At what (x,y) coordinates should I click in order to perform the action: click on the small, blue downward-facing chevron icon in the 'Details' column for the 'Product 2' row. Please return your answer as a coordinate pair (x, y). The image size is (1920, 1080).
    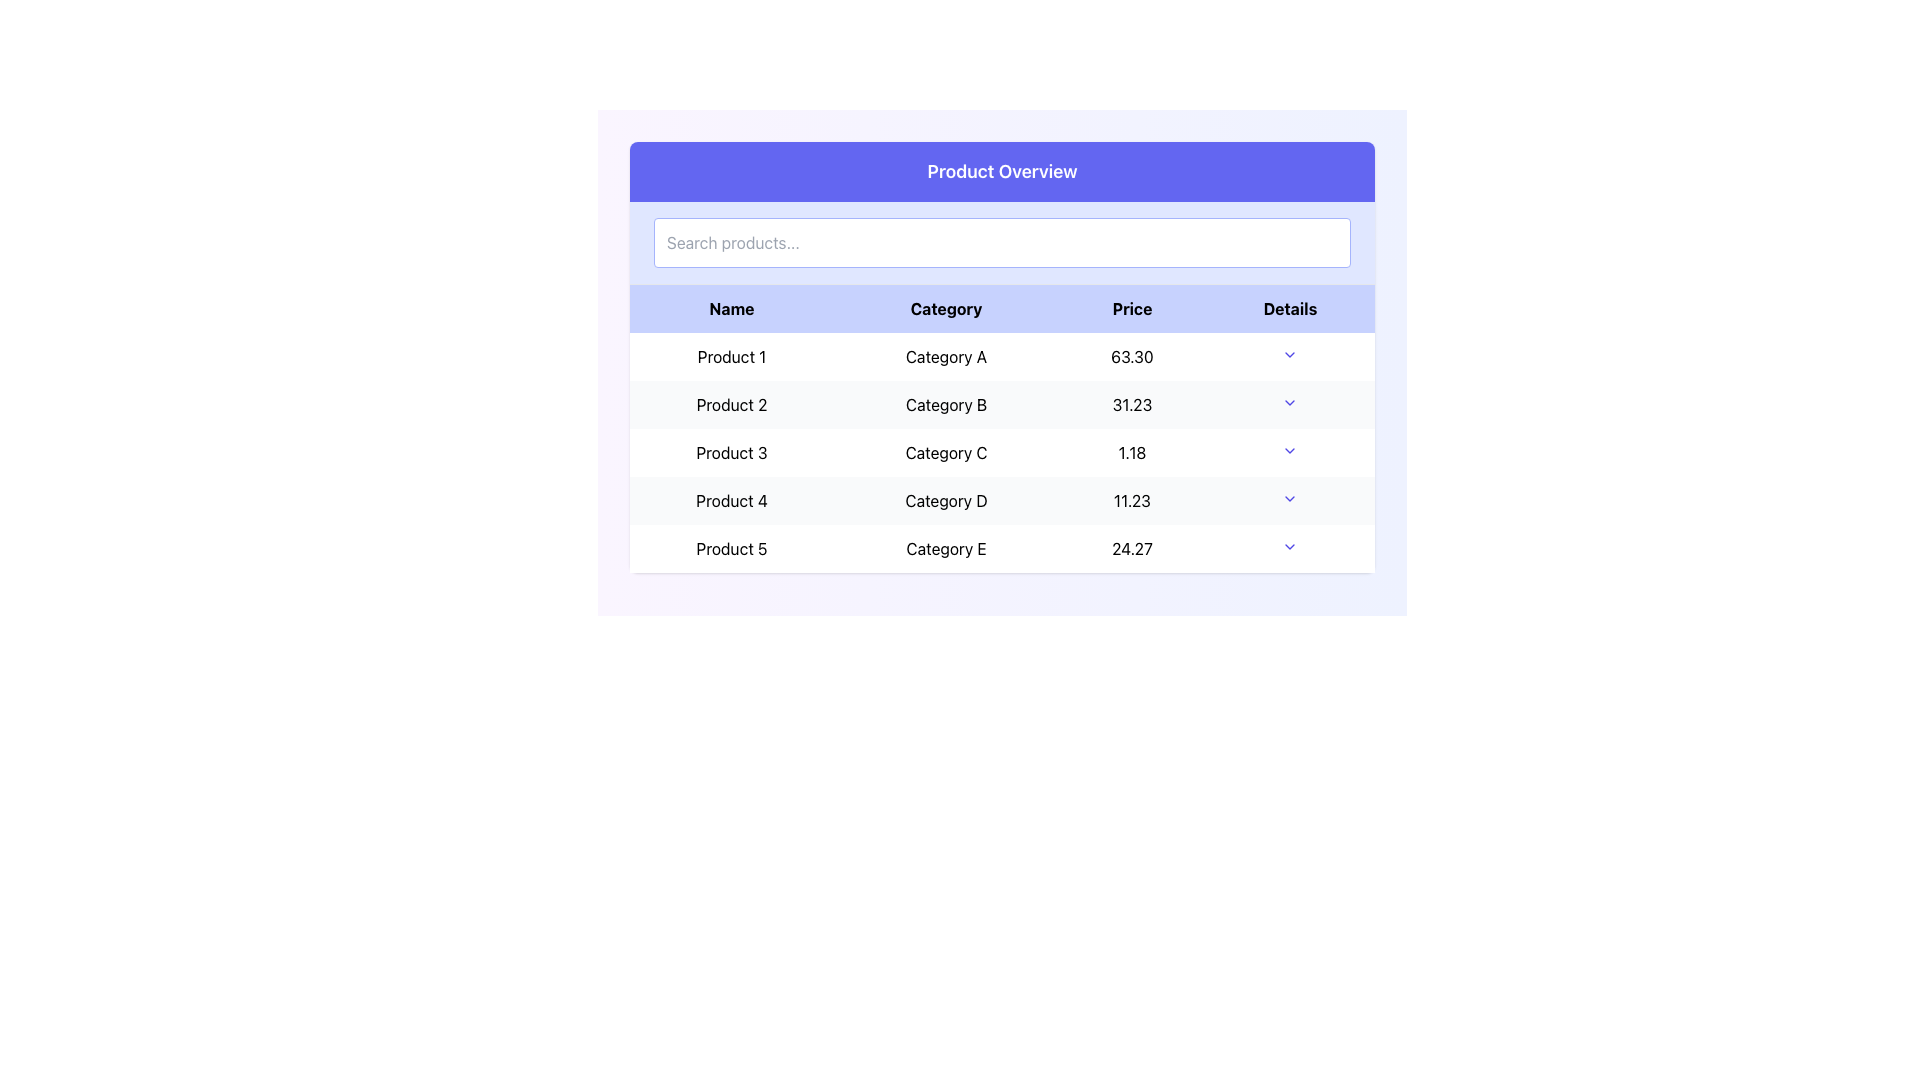
    Looking at the image, I should click on (1290, 405).